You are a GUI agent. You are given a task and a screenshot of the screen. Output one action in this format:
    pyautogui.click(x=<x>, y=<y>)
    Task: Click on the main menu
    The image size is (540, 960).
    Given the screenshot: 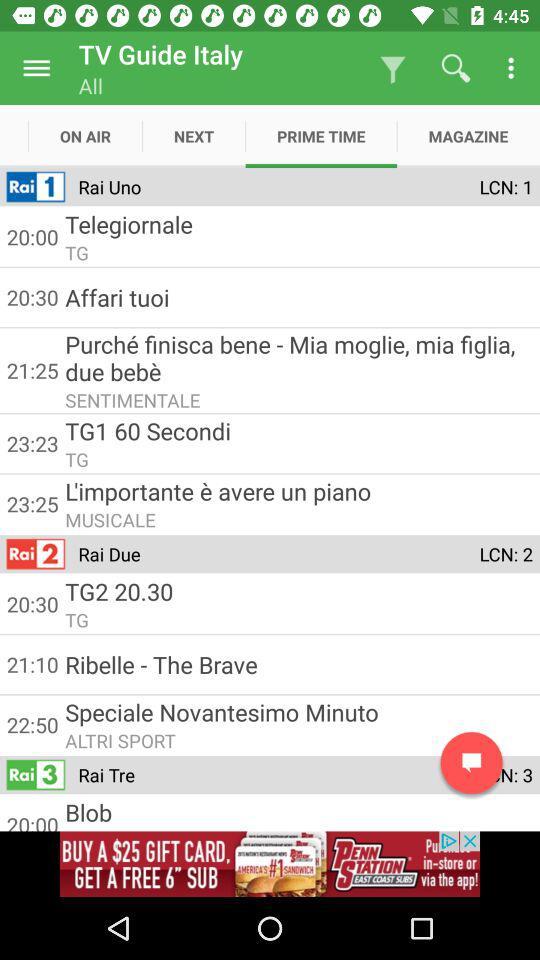 What is the action you would take?
    pyautogui.click(x=36, y=68)
    